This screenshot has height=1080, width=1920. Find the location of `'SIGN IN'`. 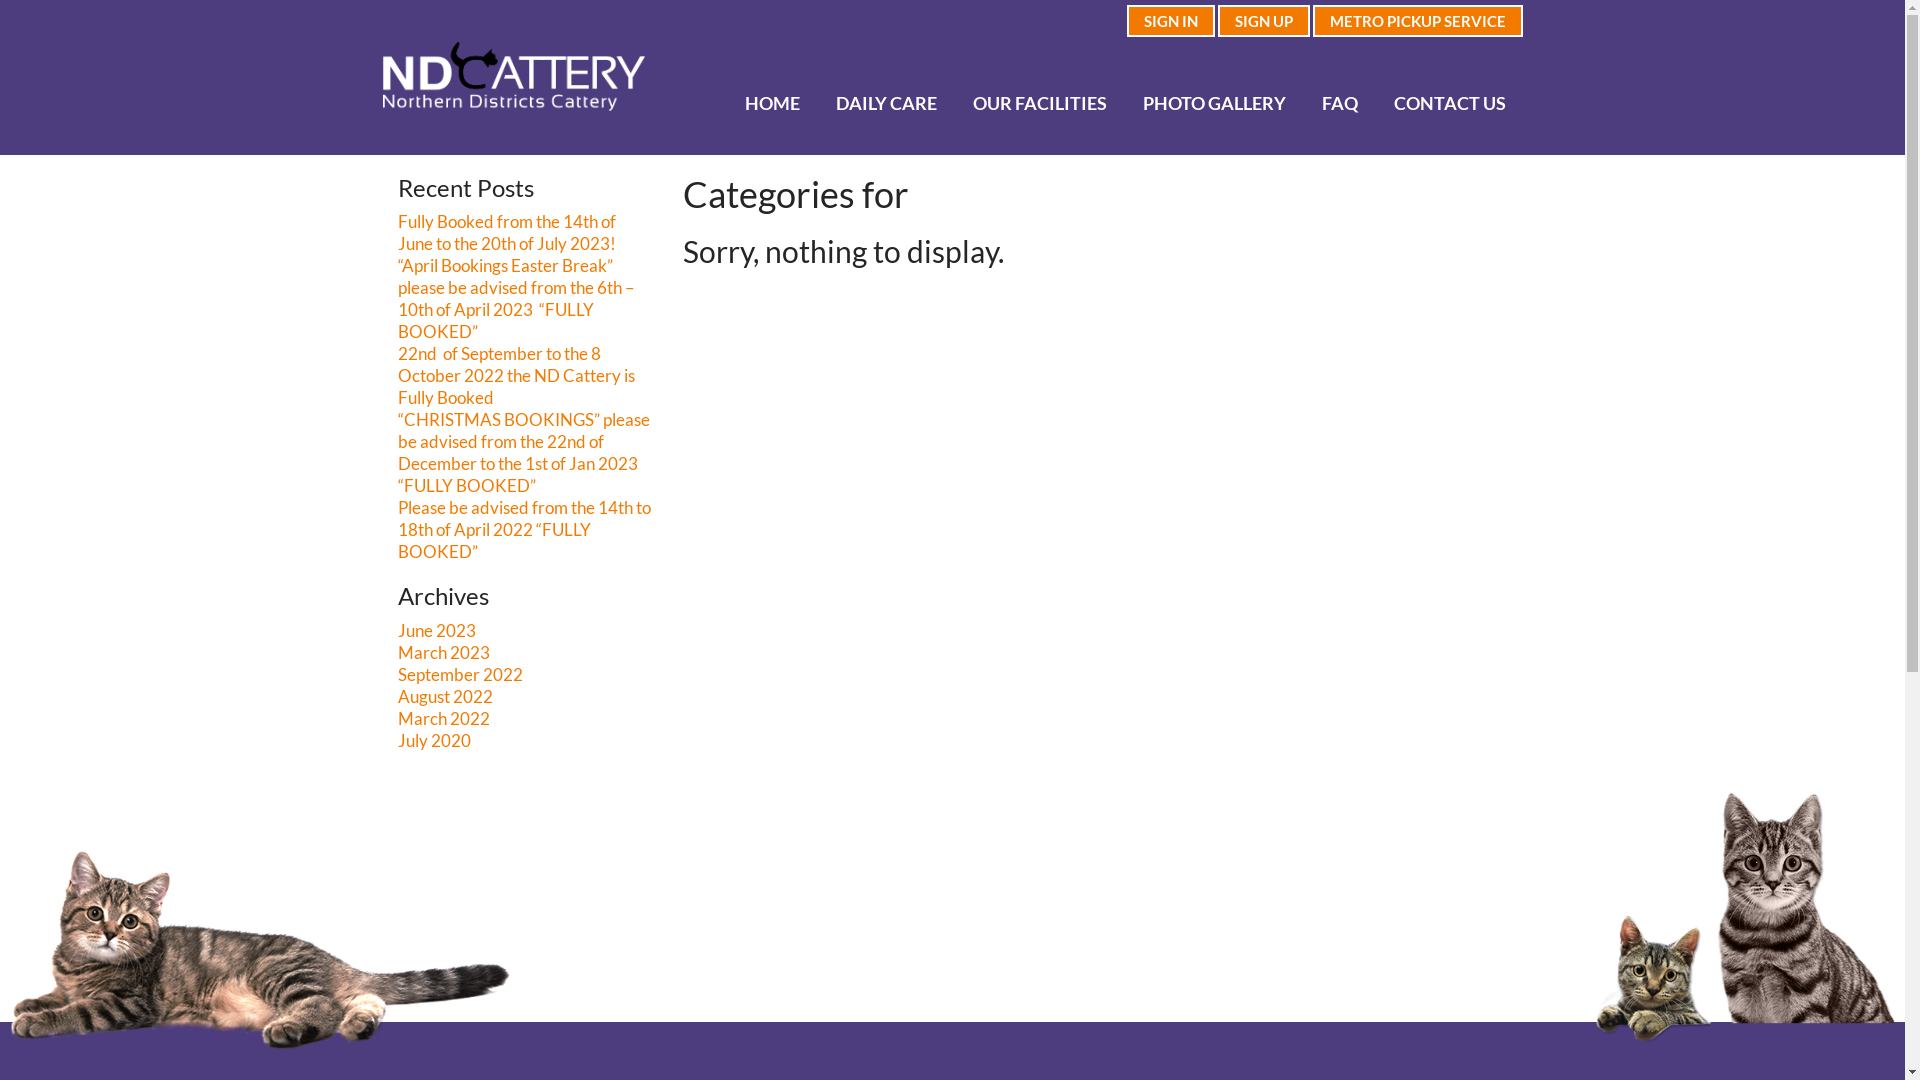

'SIGN IN' is located at coordinates (1170, 20).